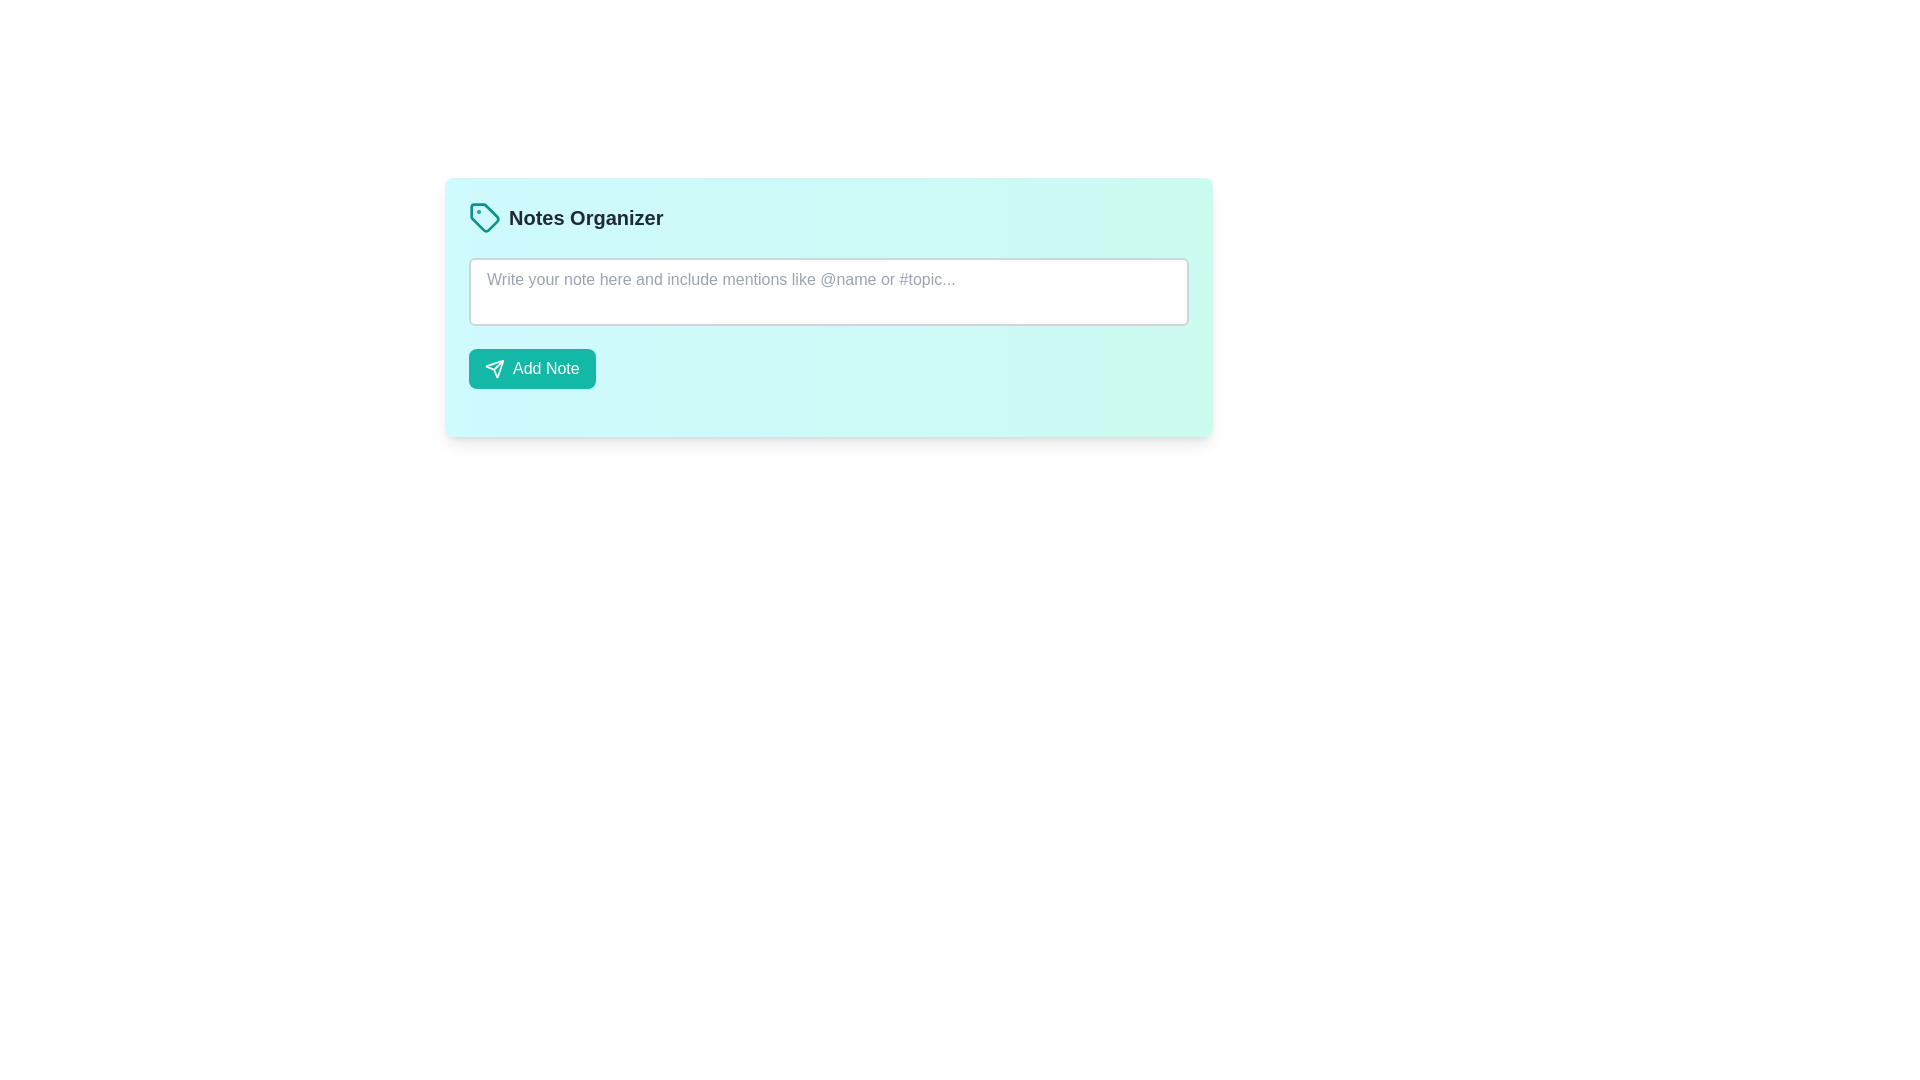  I want to click on the teal paper airplane icon located inside the 'Add Note' button, positioned below the text input field in the 'Notes Organizer' section, so click(494, 369).